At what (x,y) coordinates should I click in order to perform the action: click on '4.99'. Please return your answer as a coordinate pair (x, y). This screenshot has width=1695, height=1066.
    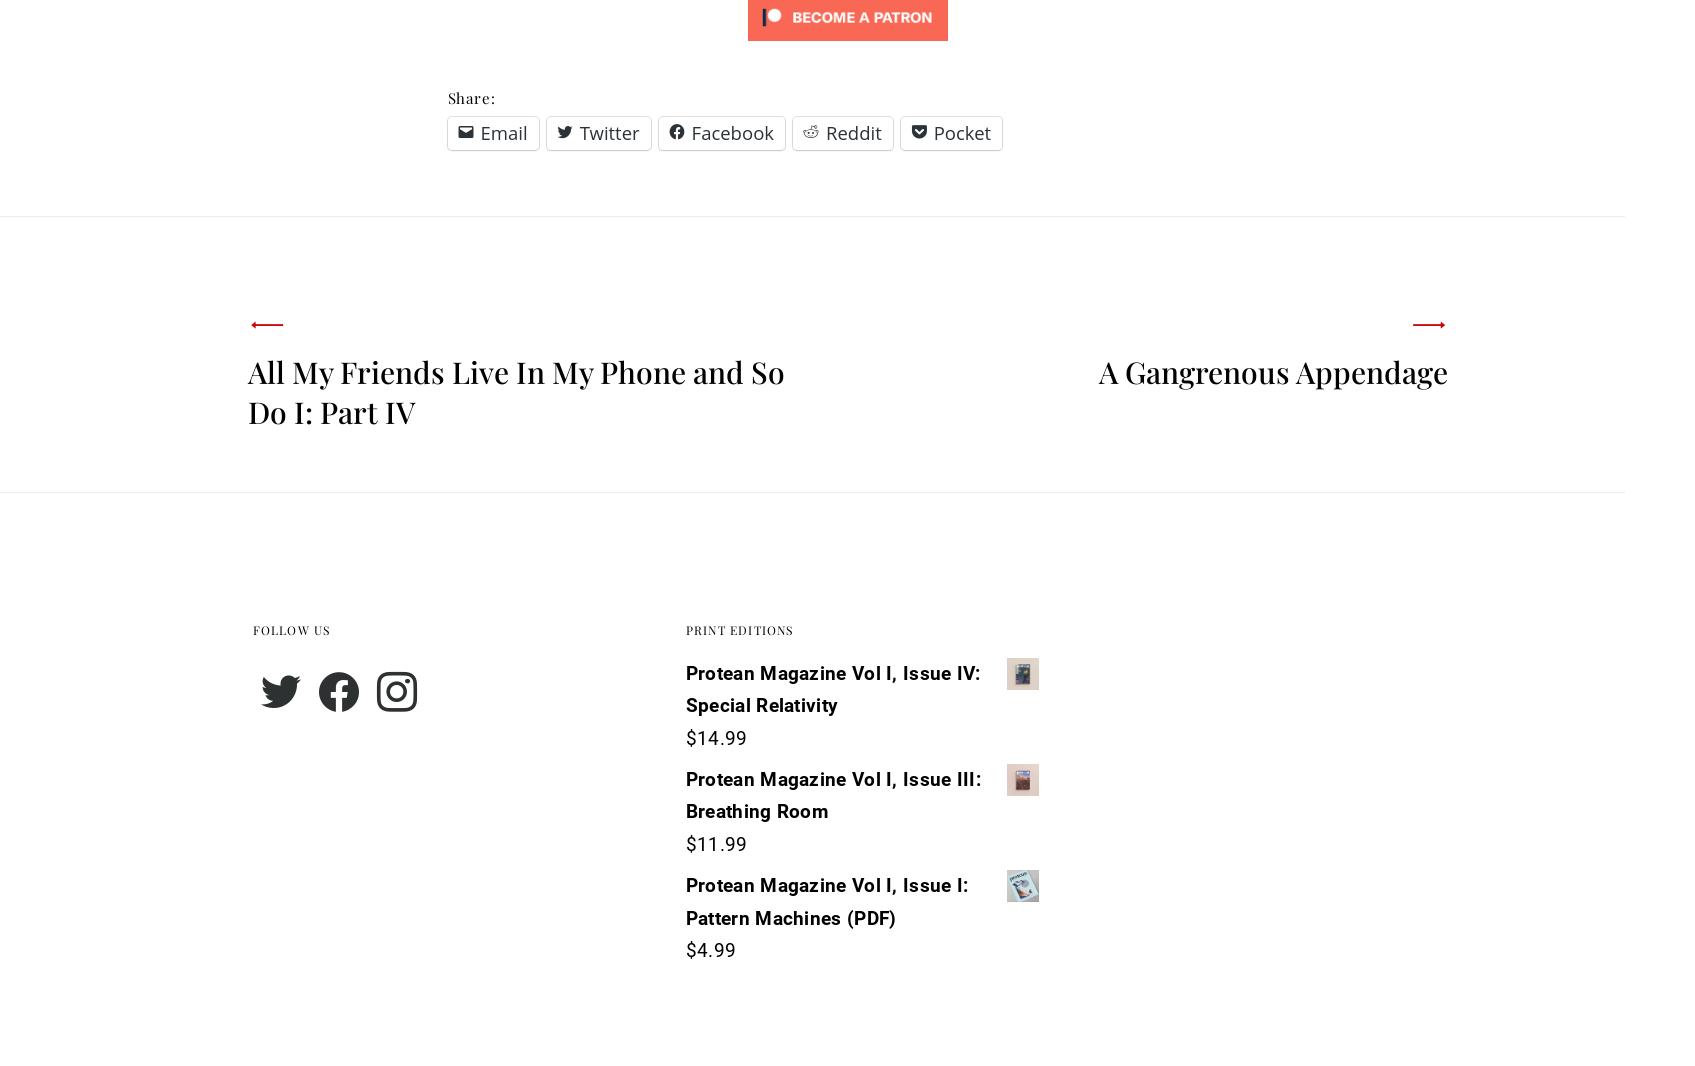
    Looking at the image, I should click on (716, 950).